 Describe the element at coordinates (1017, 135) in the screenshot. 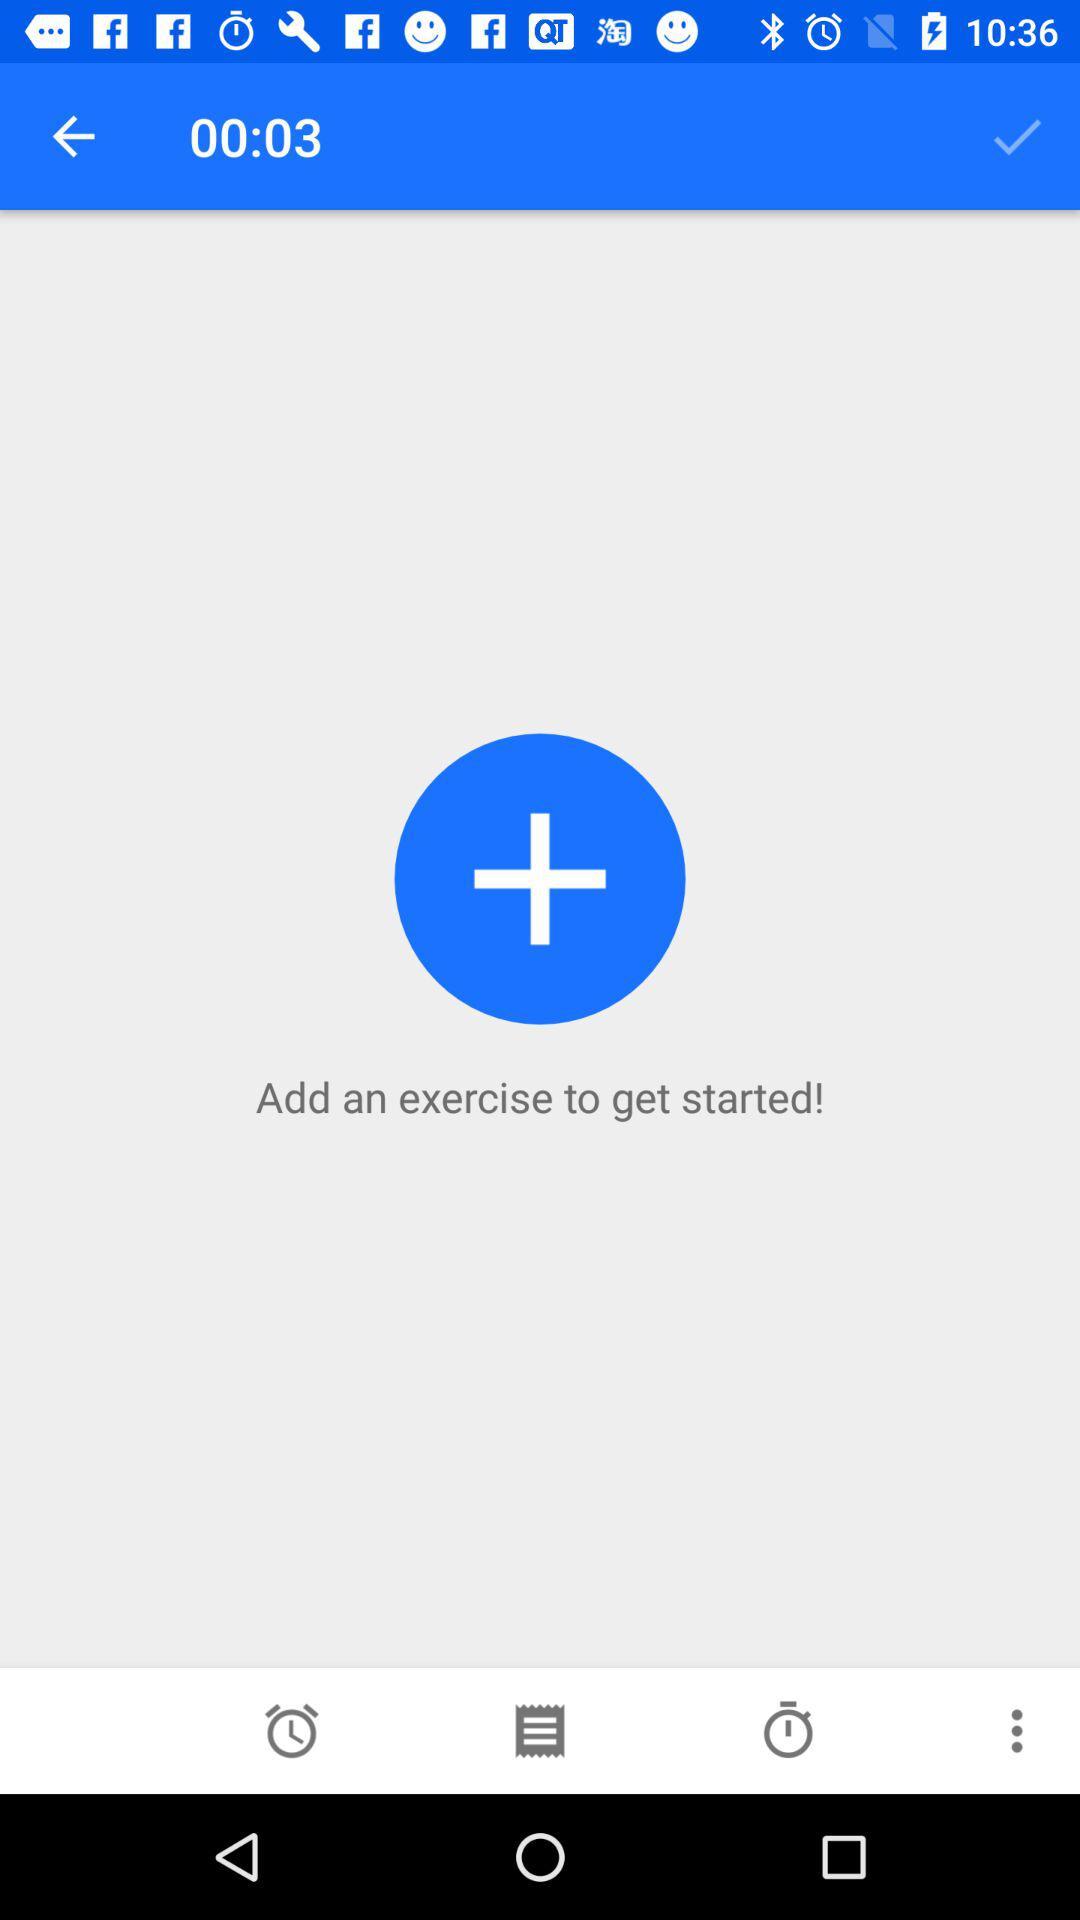

I see `the icon to the right of the 00:03 item` at that location.